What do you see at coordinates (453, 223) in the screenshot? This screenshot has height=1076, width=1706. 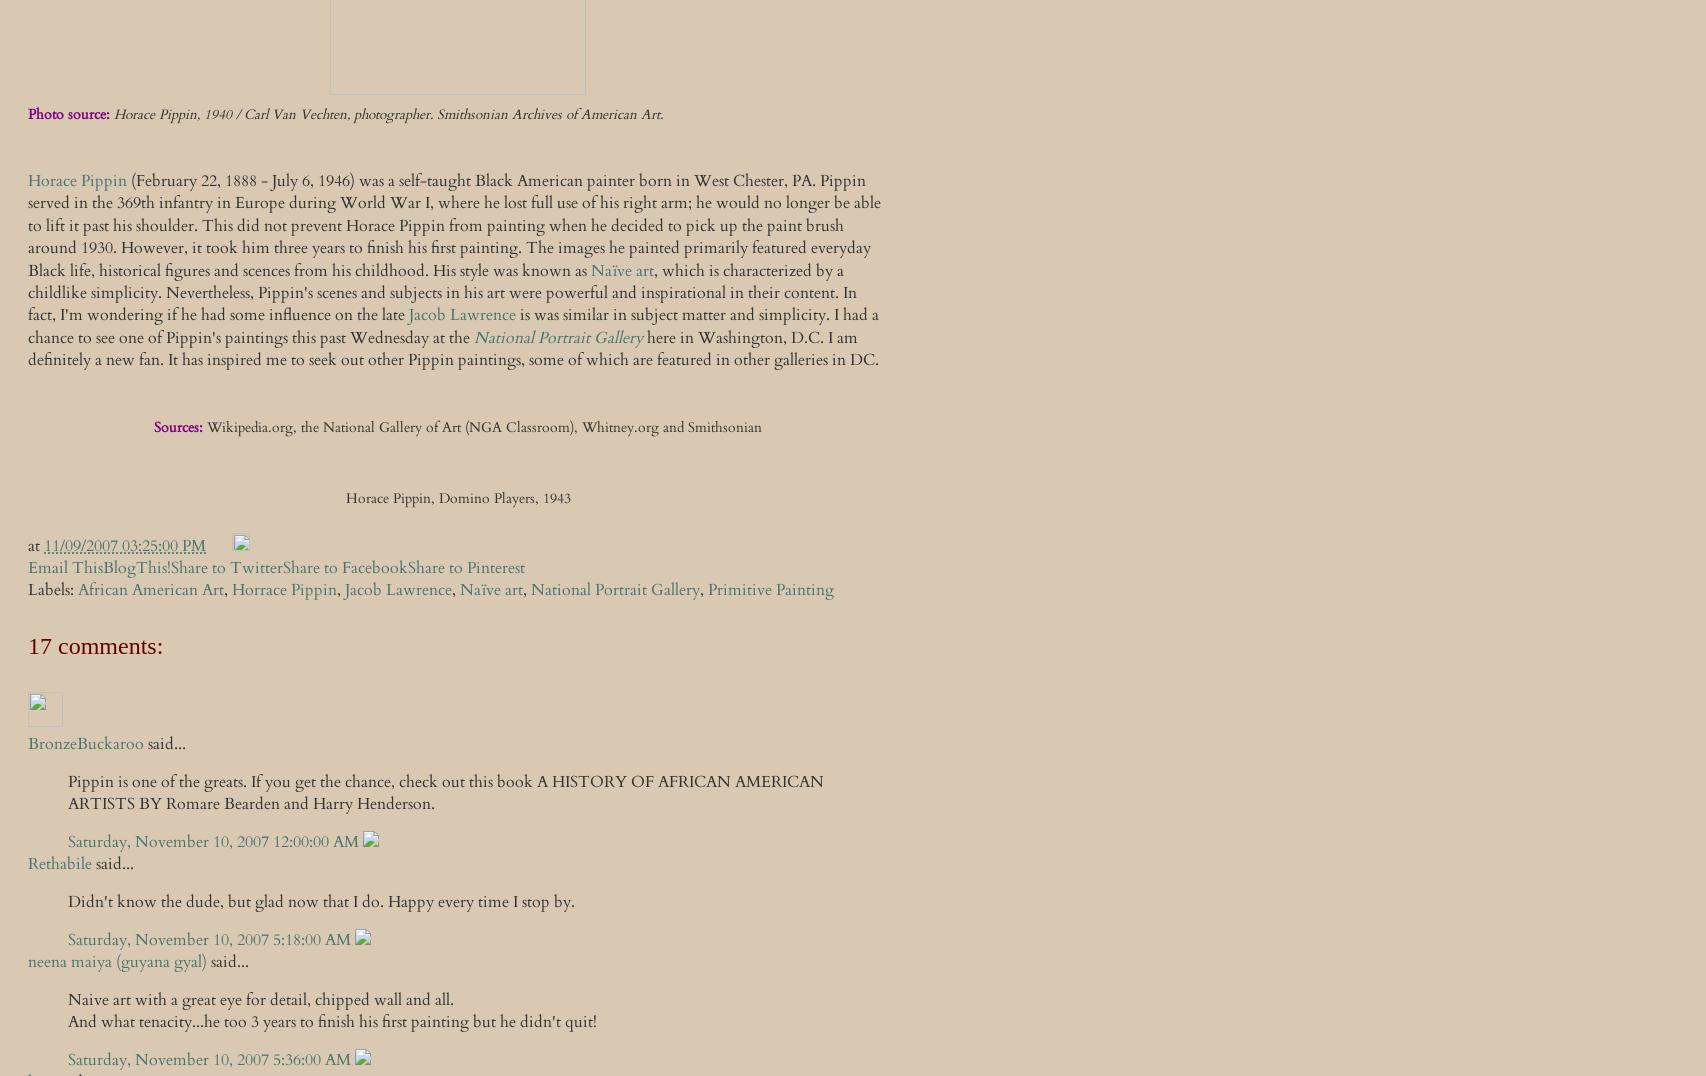 I see `'(February 22, 1888 - July 6, 1946) was a self-taught Black American painter born in West Chester, PA. Pippin served in the 369th infantry in Europe during World War I, where he lost full use of his right arm; he would no longer be able to lift it past his shoulder. This did not prevent Horace Pippin from painting when he decided to pick up the paint brush around 1930. However, it took him three years to finish his first painting. The images he painted primarily featured everyday Black life, historical figures and scences from his childhood. His style was known as'` at bounding box center [453, 223].